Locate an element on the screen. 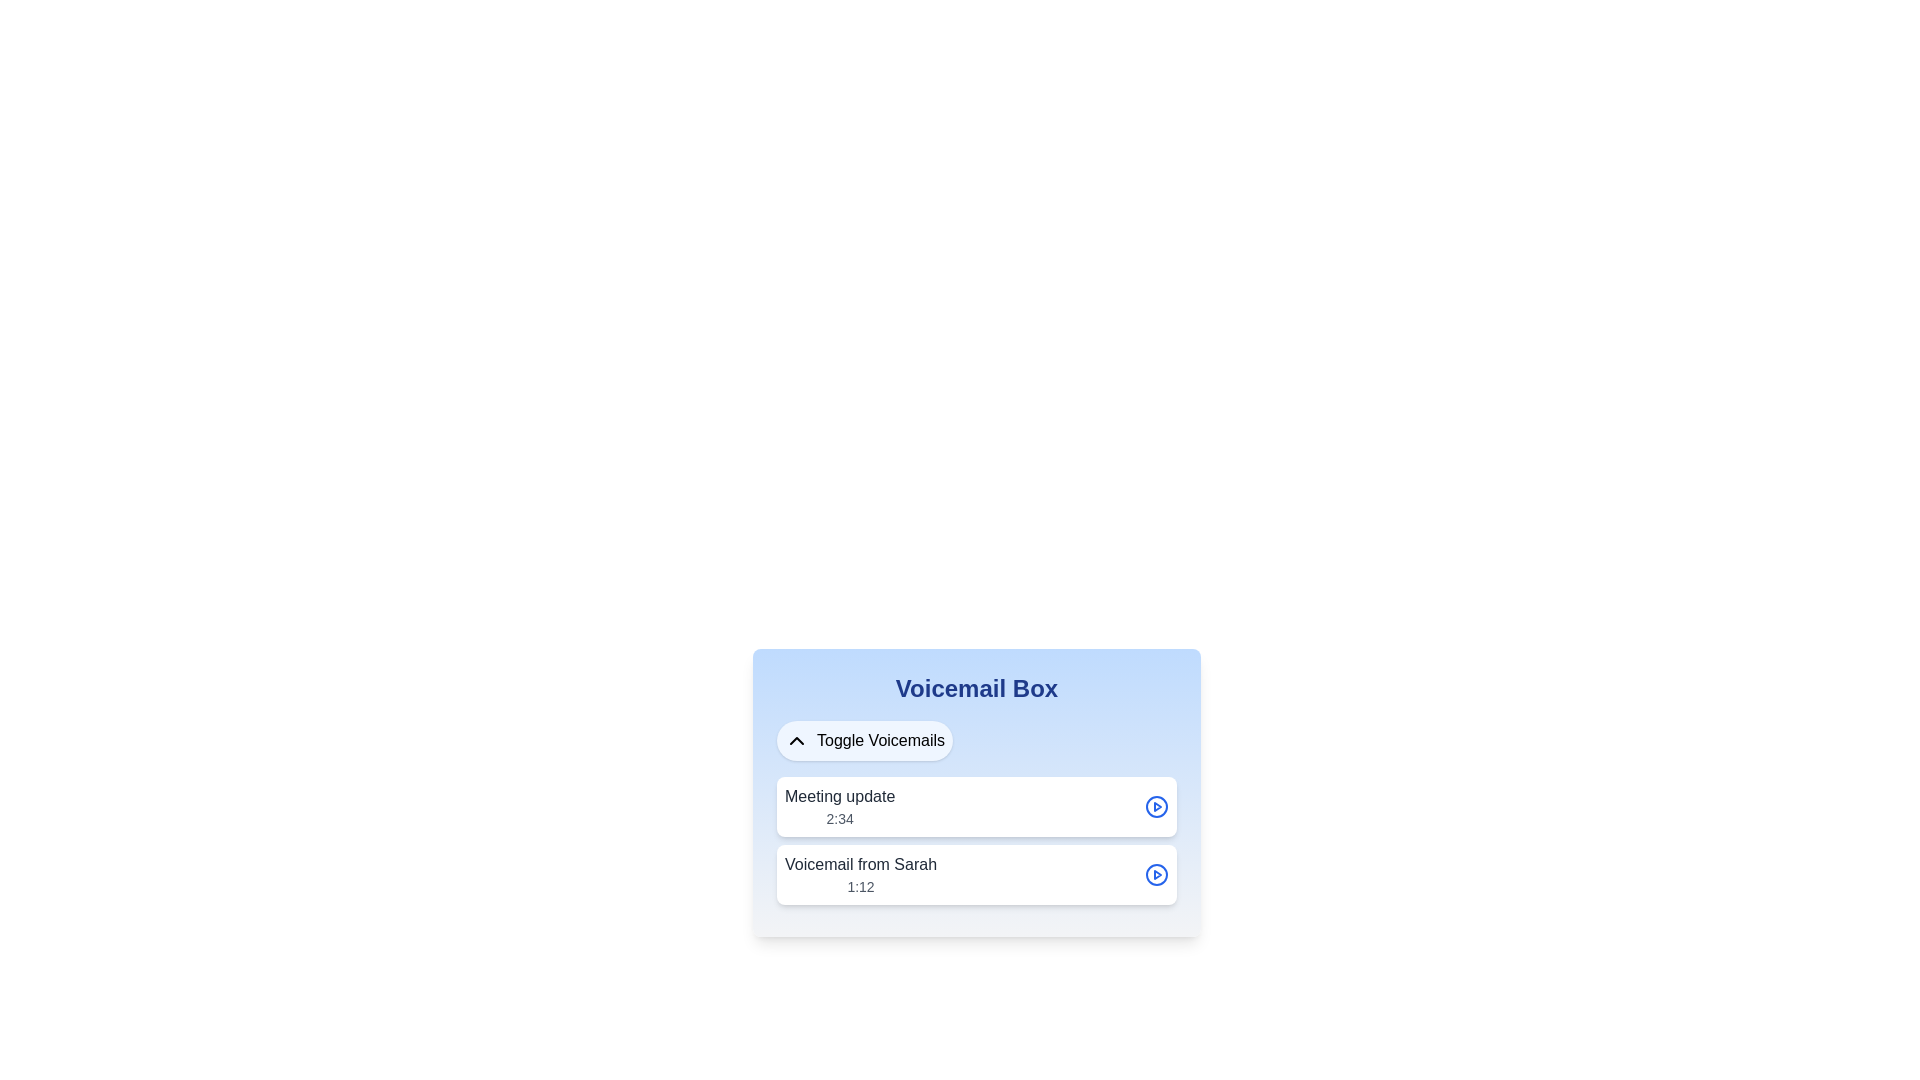 The width and height of the screenshot is (1920, 1080). the Play Button Icon located at the far right of the 'Meeting update' entry in the Voicemail Box interface to trigger the scaling effect is located at coordinates (1156, 805).